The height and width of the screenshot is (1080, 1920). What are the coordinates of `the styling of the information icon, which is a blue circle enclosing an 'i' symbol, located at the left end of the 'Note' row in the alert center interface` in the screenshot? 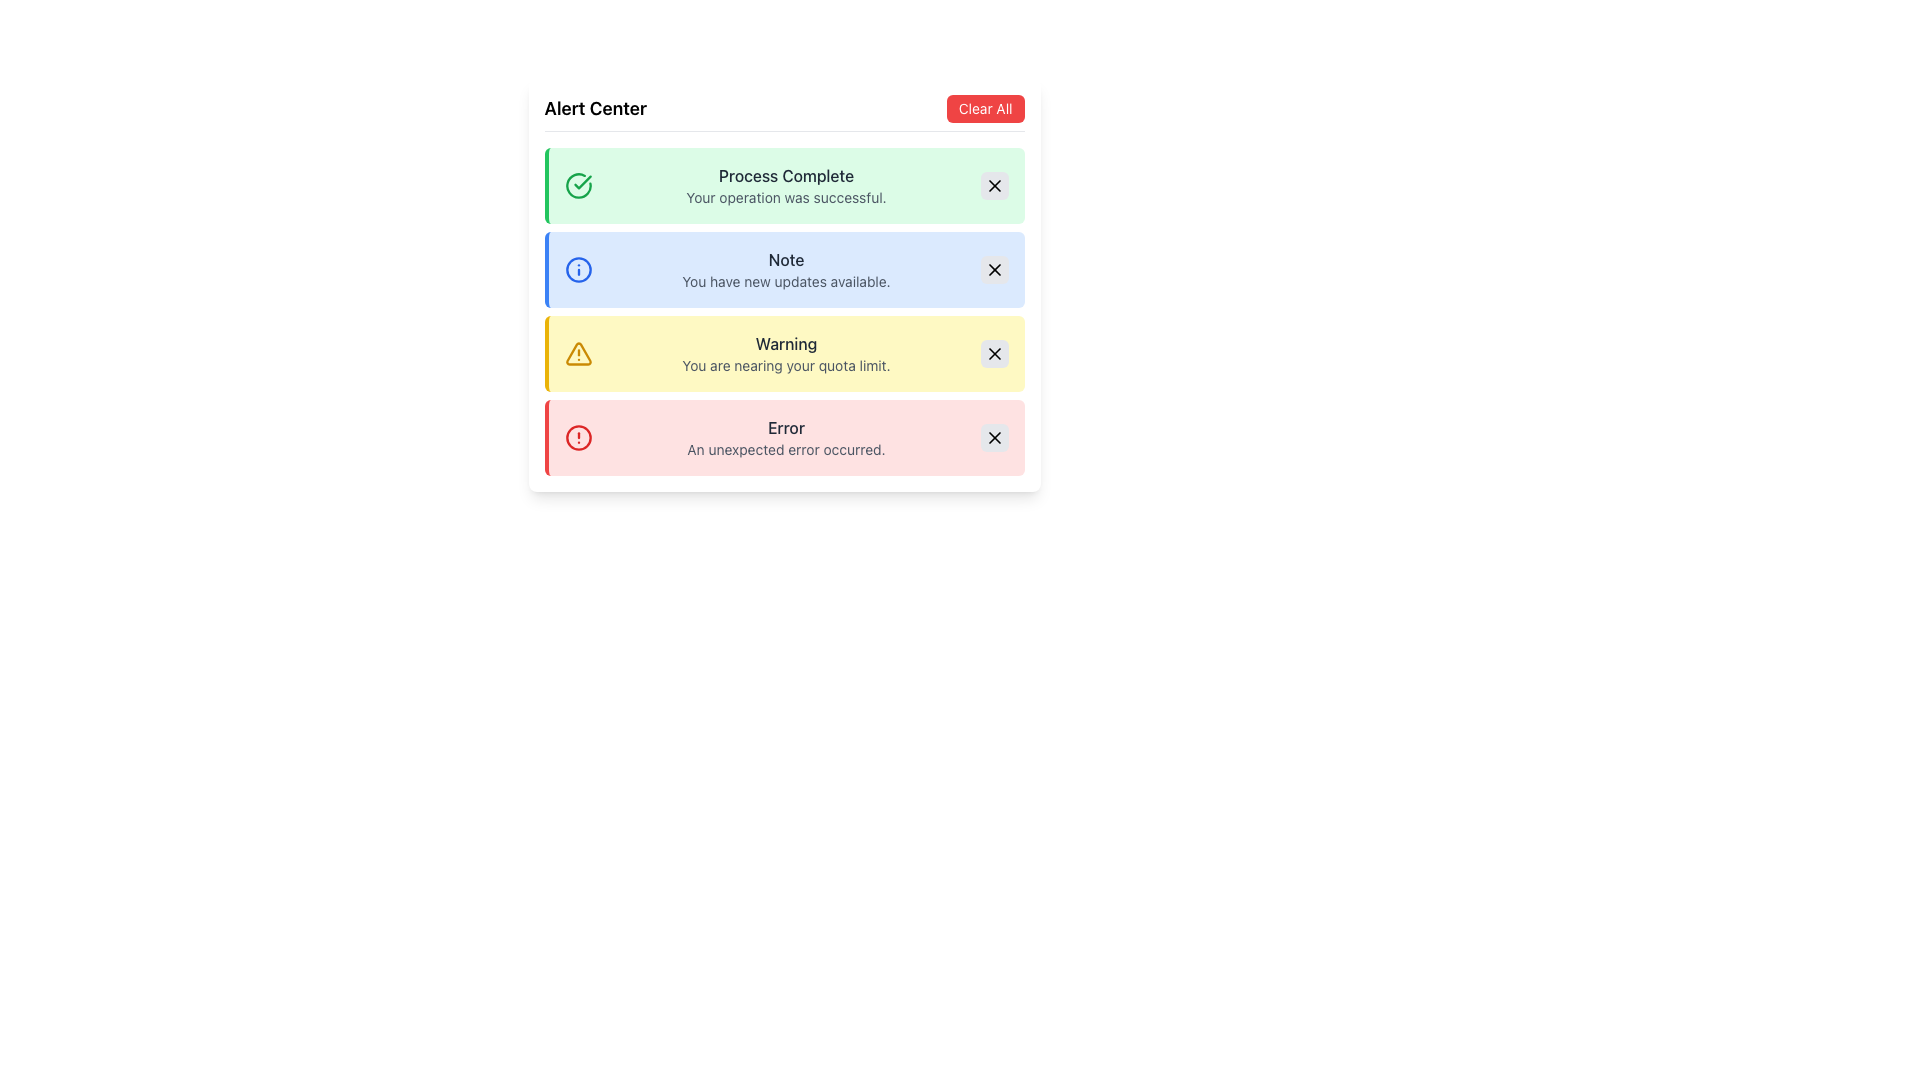 It's located at (577, 270).